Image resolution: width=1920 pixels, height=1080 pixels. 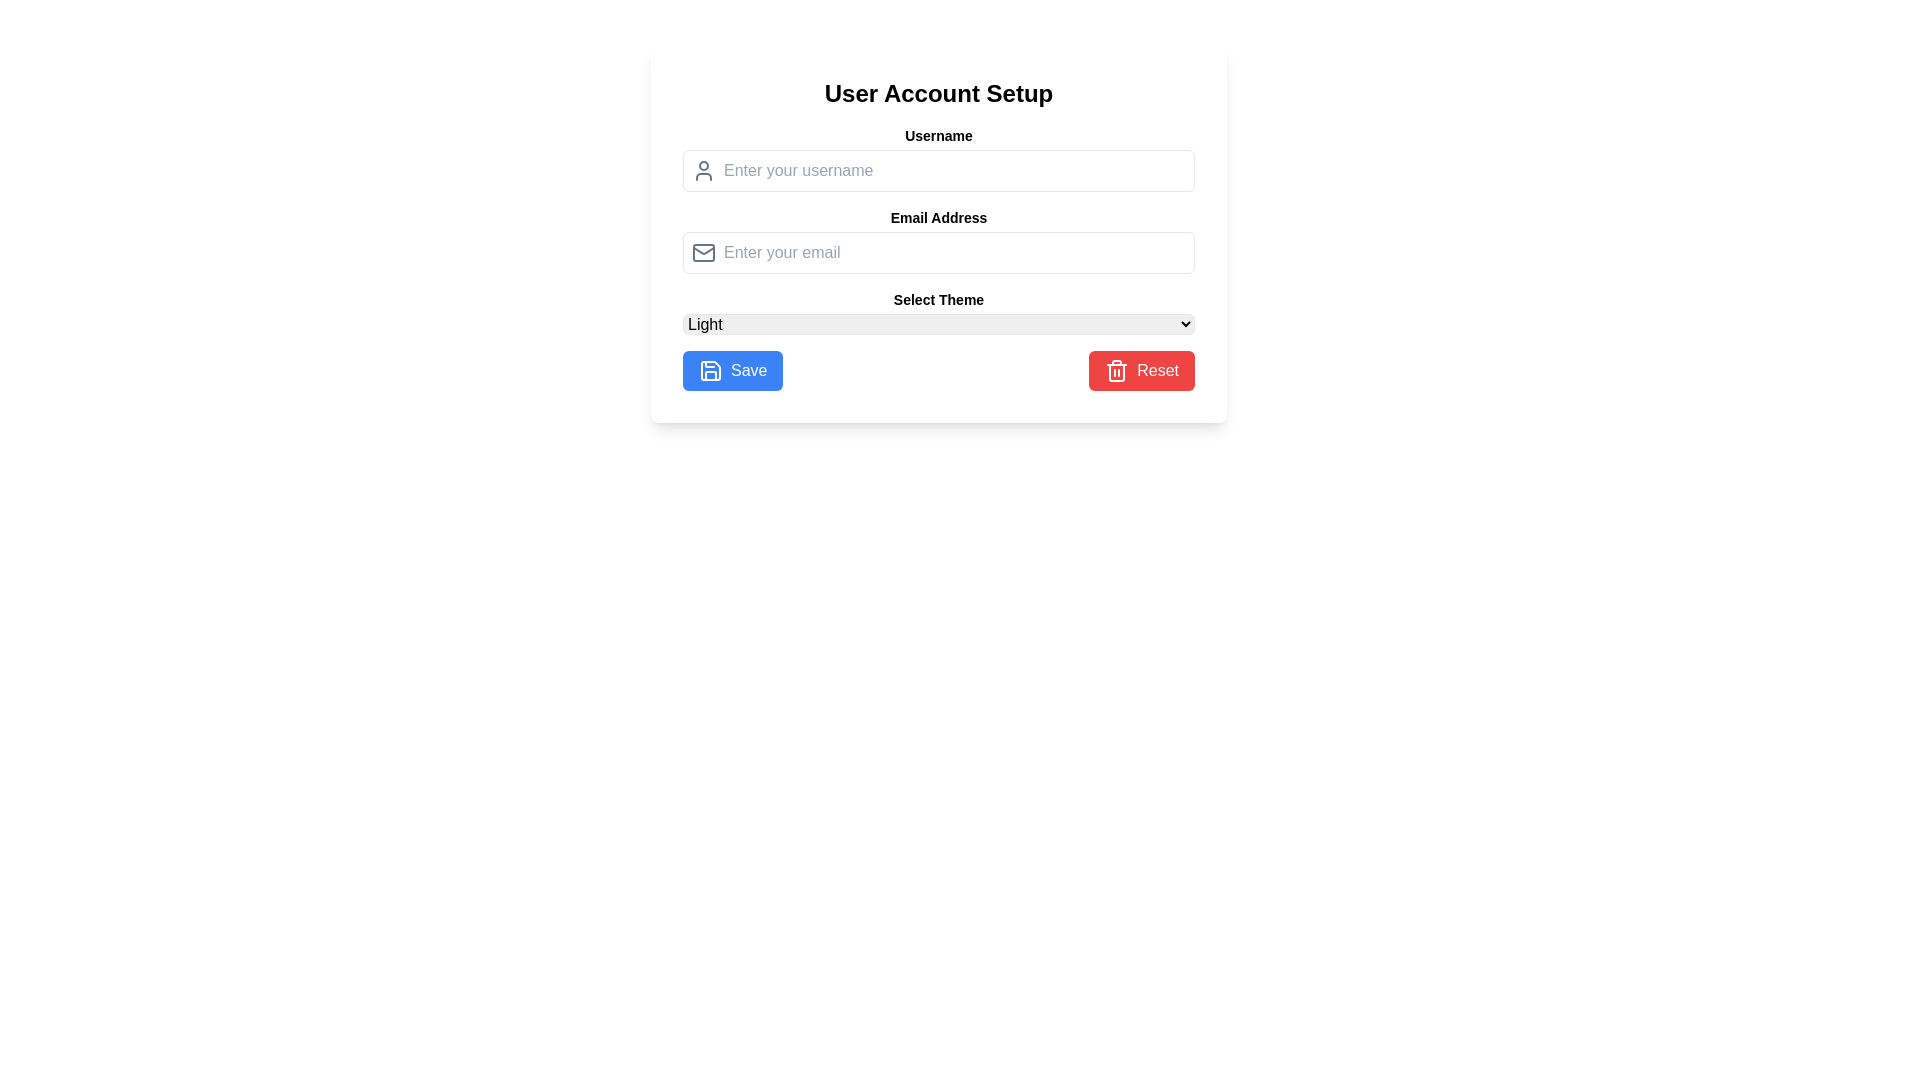 What do you see at coordinates (710, 370) in the screenshot?
I see `the 'Save' button which encompasses the small save icon on the bottom left blue button in the interface` at bounding box center [710, 370].